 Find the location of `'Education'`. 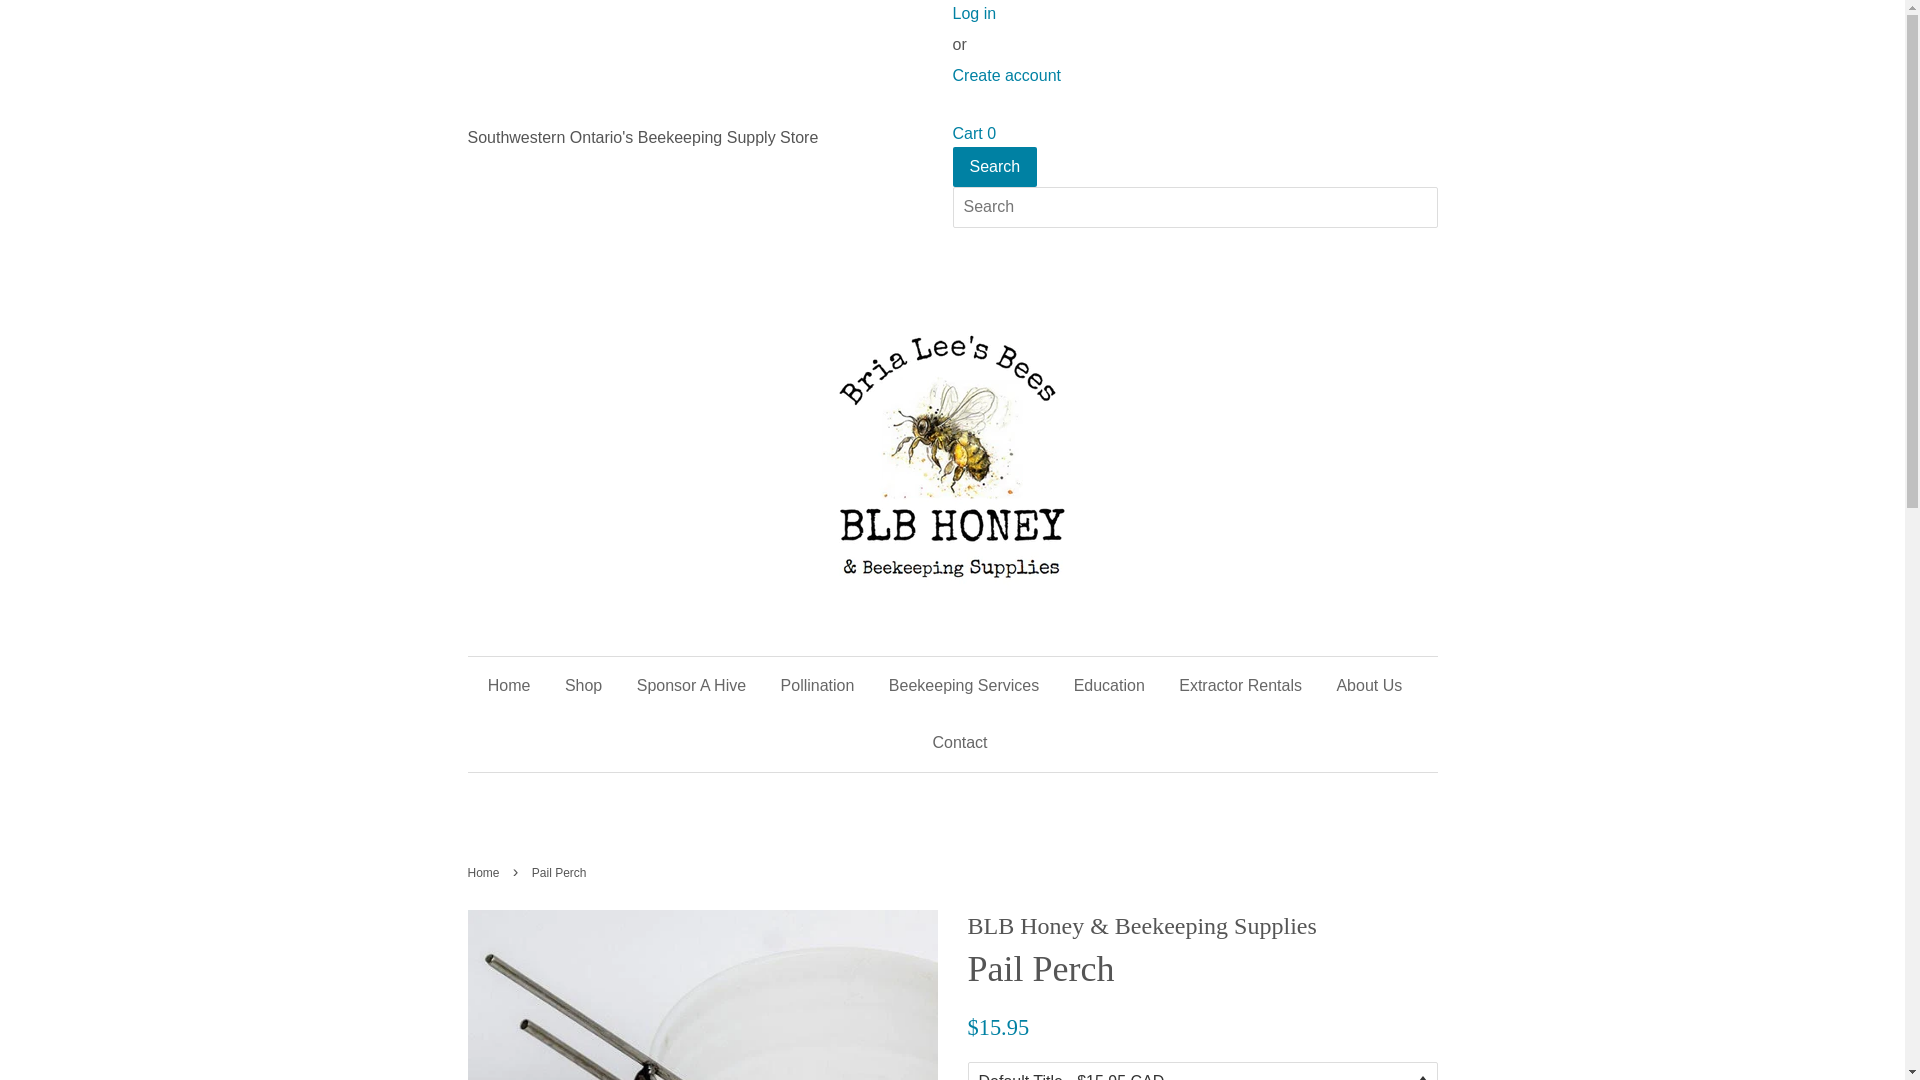

'Education' is located at coordinates (1108, 684).